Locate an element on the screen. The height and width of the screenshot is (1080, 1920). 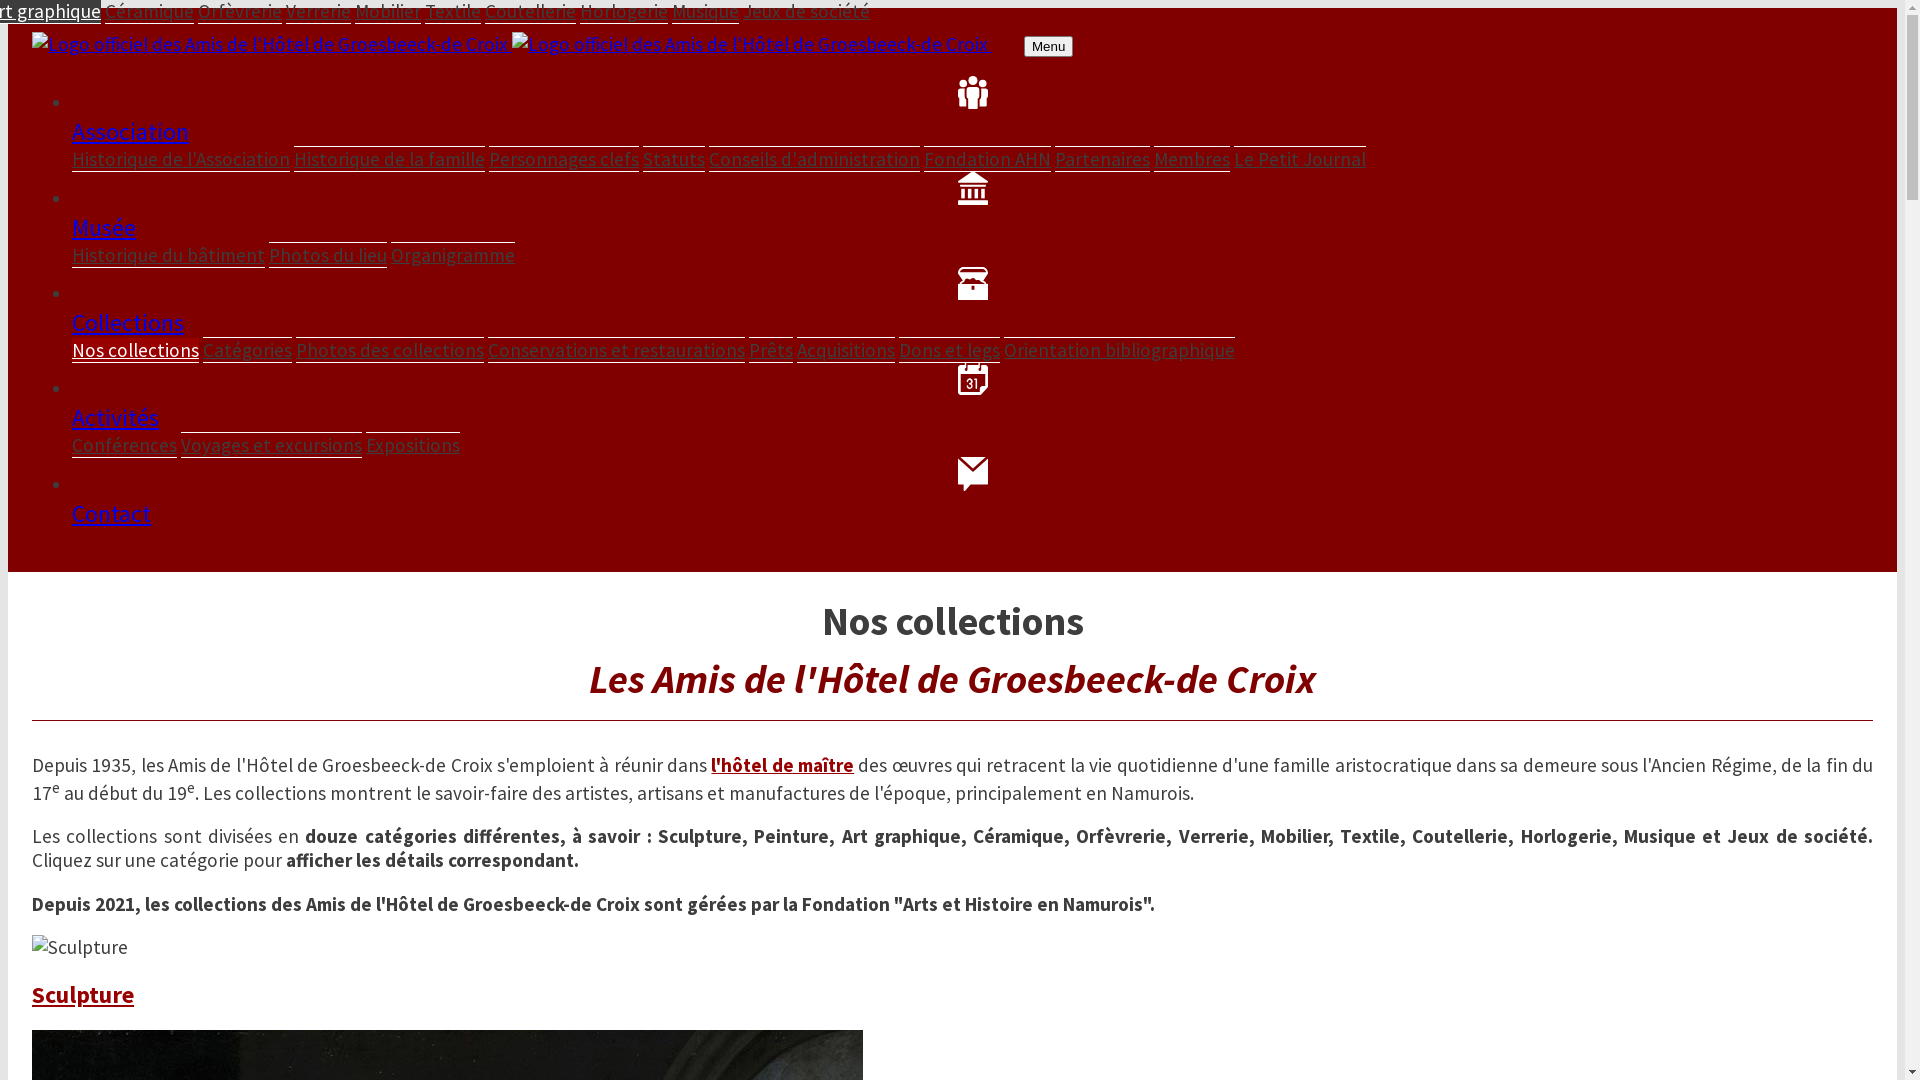
'Acquisitions' is located at coordinates (795, 349).